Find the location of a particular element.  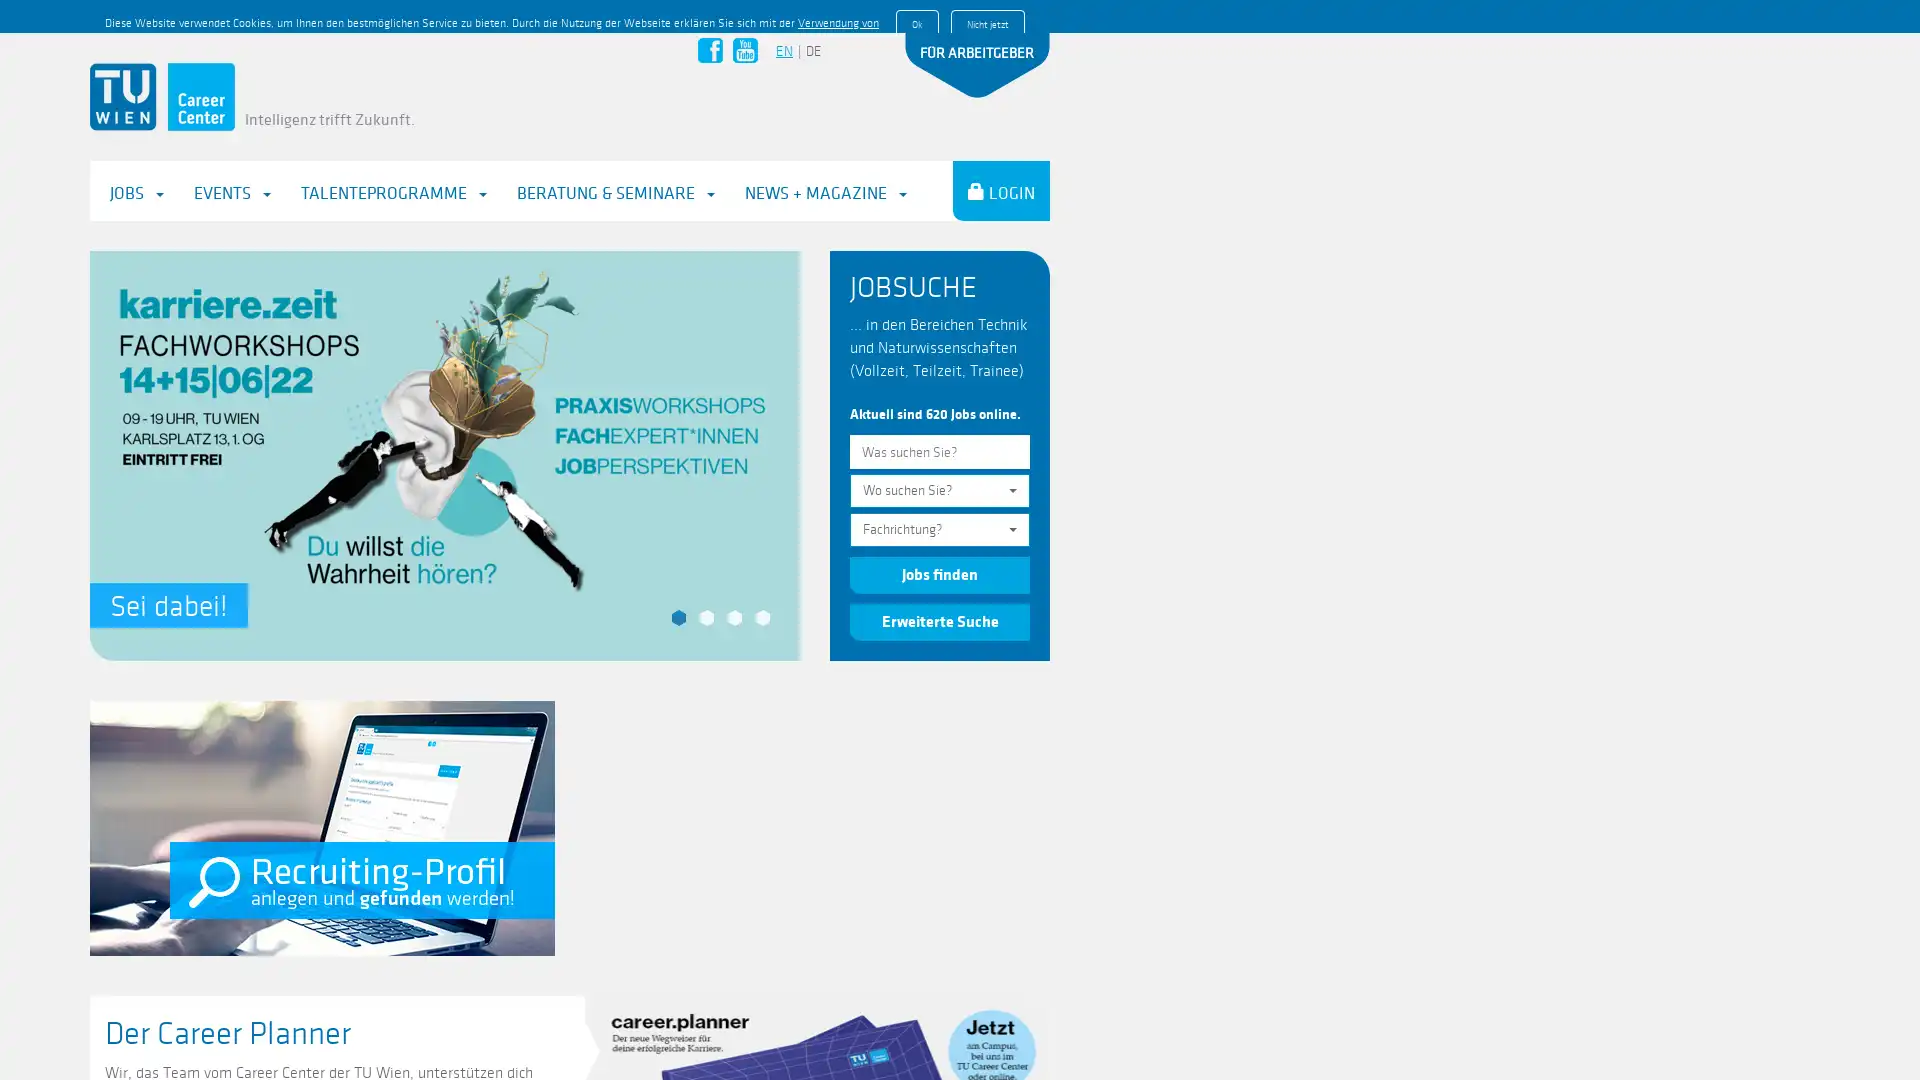

Jobs finden is located at coordinates (939, 542).